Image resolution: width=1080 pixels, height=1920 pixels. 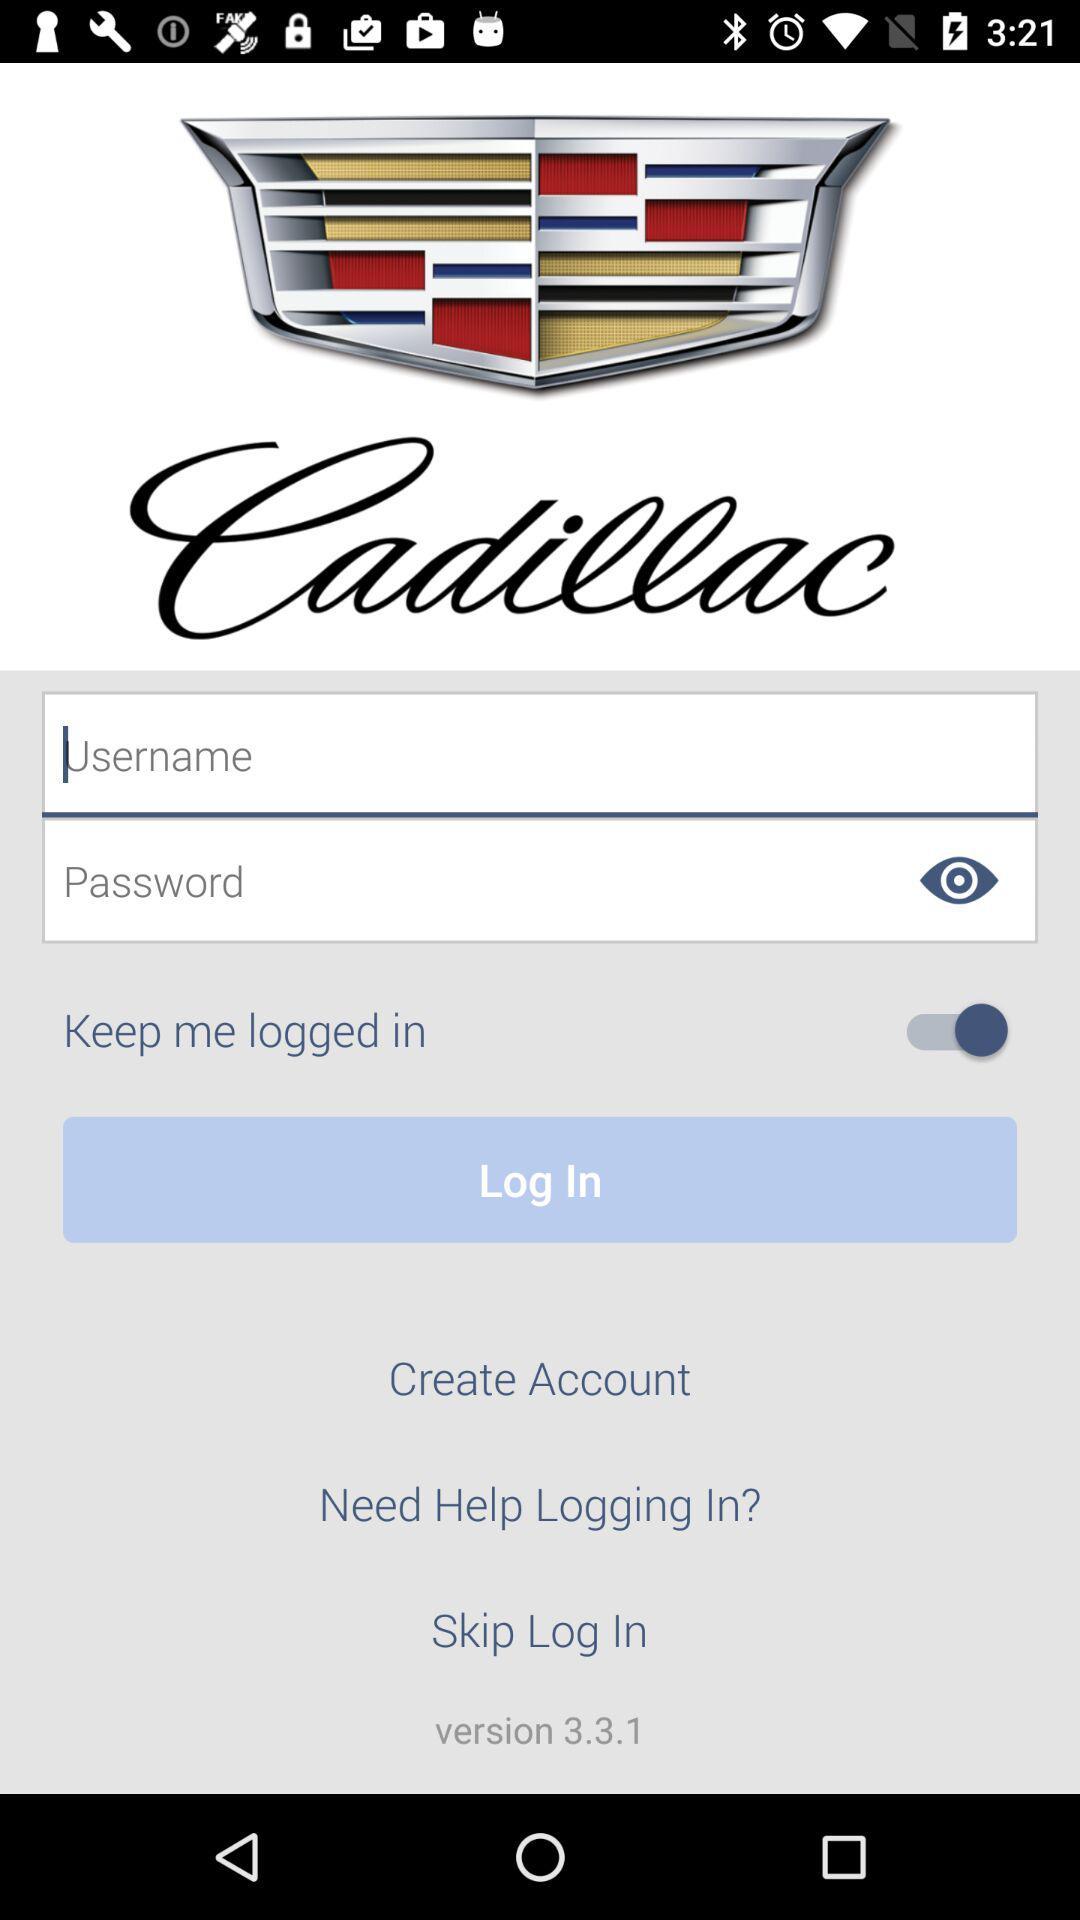 What do you see at coordinates (540, 880) in the screenshot?
I see `type password box` at bounding box center [540, 880].